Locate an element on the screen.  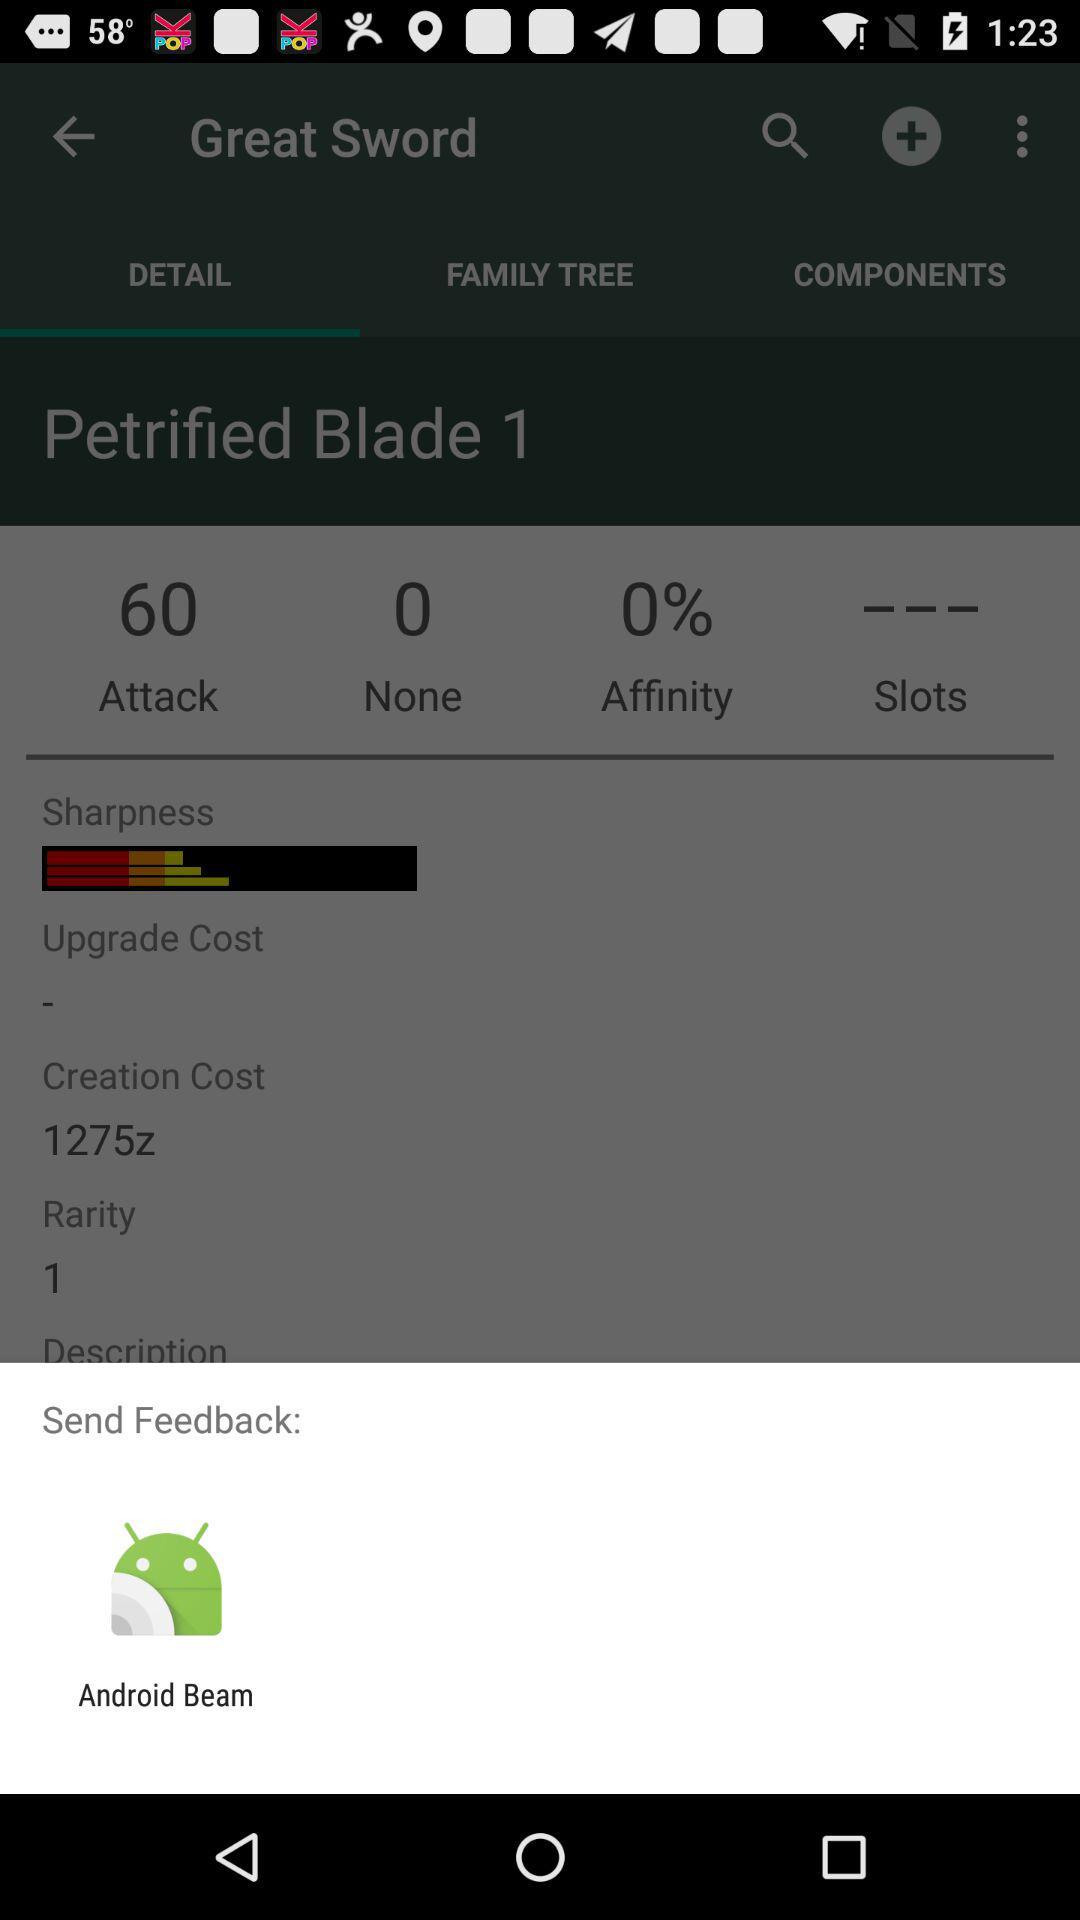
app above android beam item is located at coordinates (165, 1579).